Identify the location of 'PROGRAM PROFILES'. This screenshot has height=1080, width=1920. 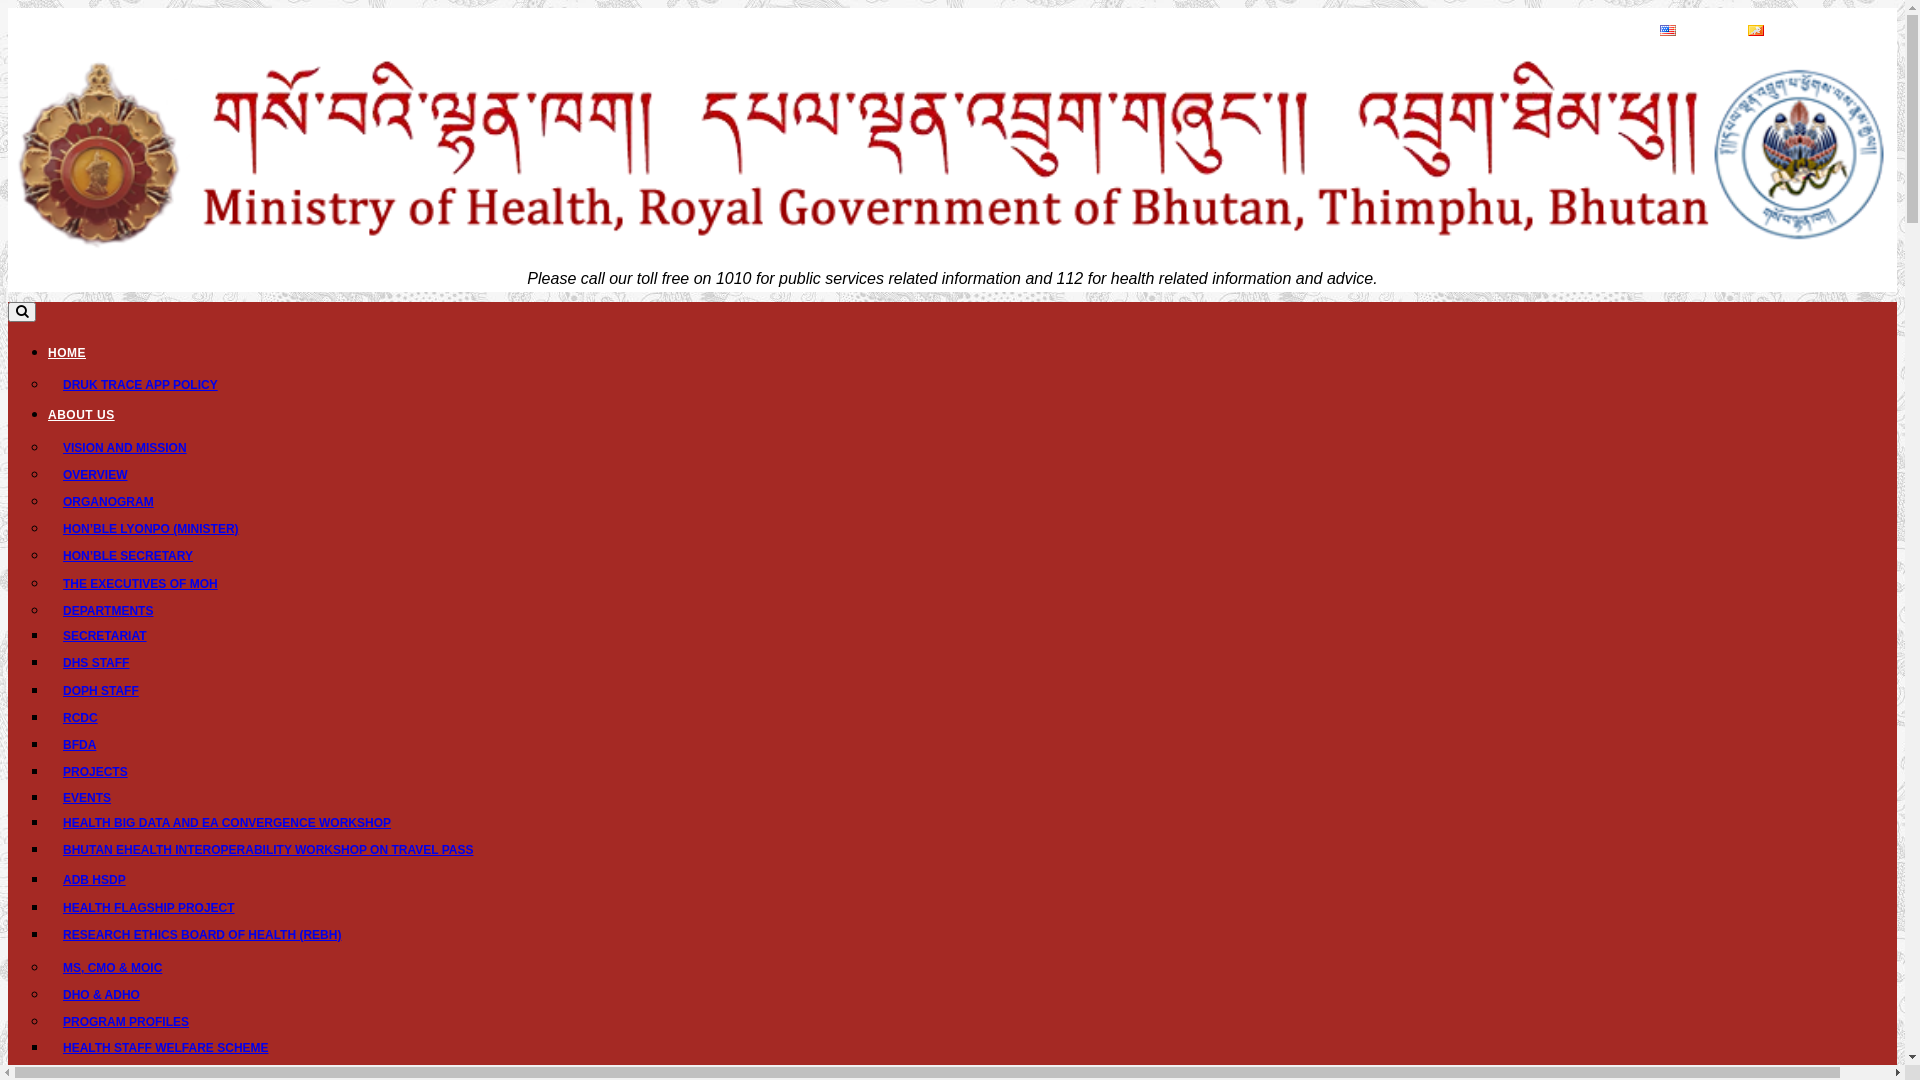
(124, 1022).